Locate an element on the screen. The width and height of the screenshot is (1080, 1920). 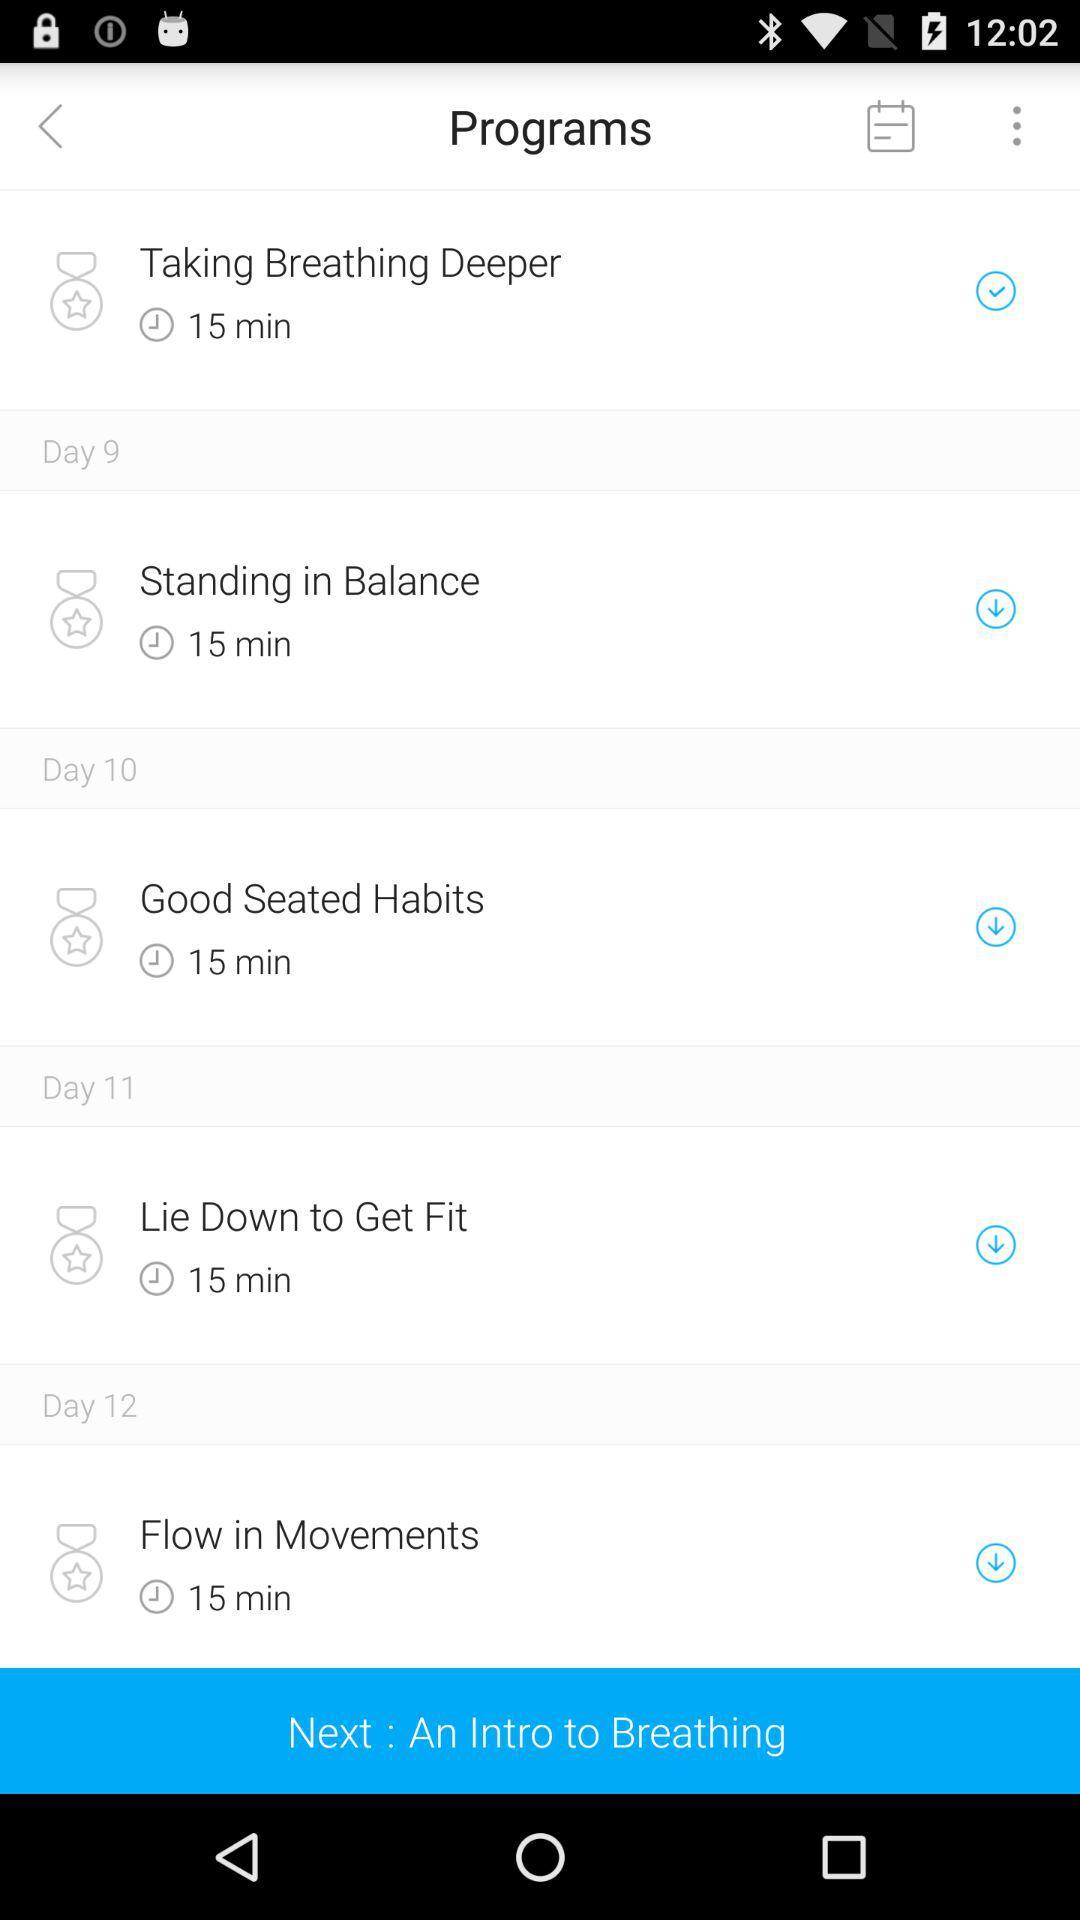
icon to the left of the programs is located at coordinates (61, 124).